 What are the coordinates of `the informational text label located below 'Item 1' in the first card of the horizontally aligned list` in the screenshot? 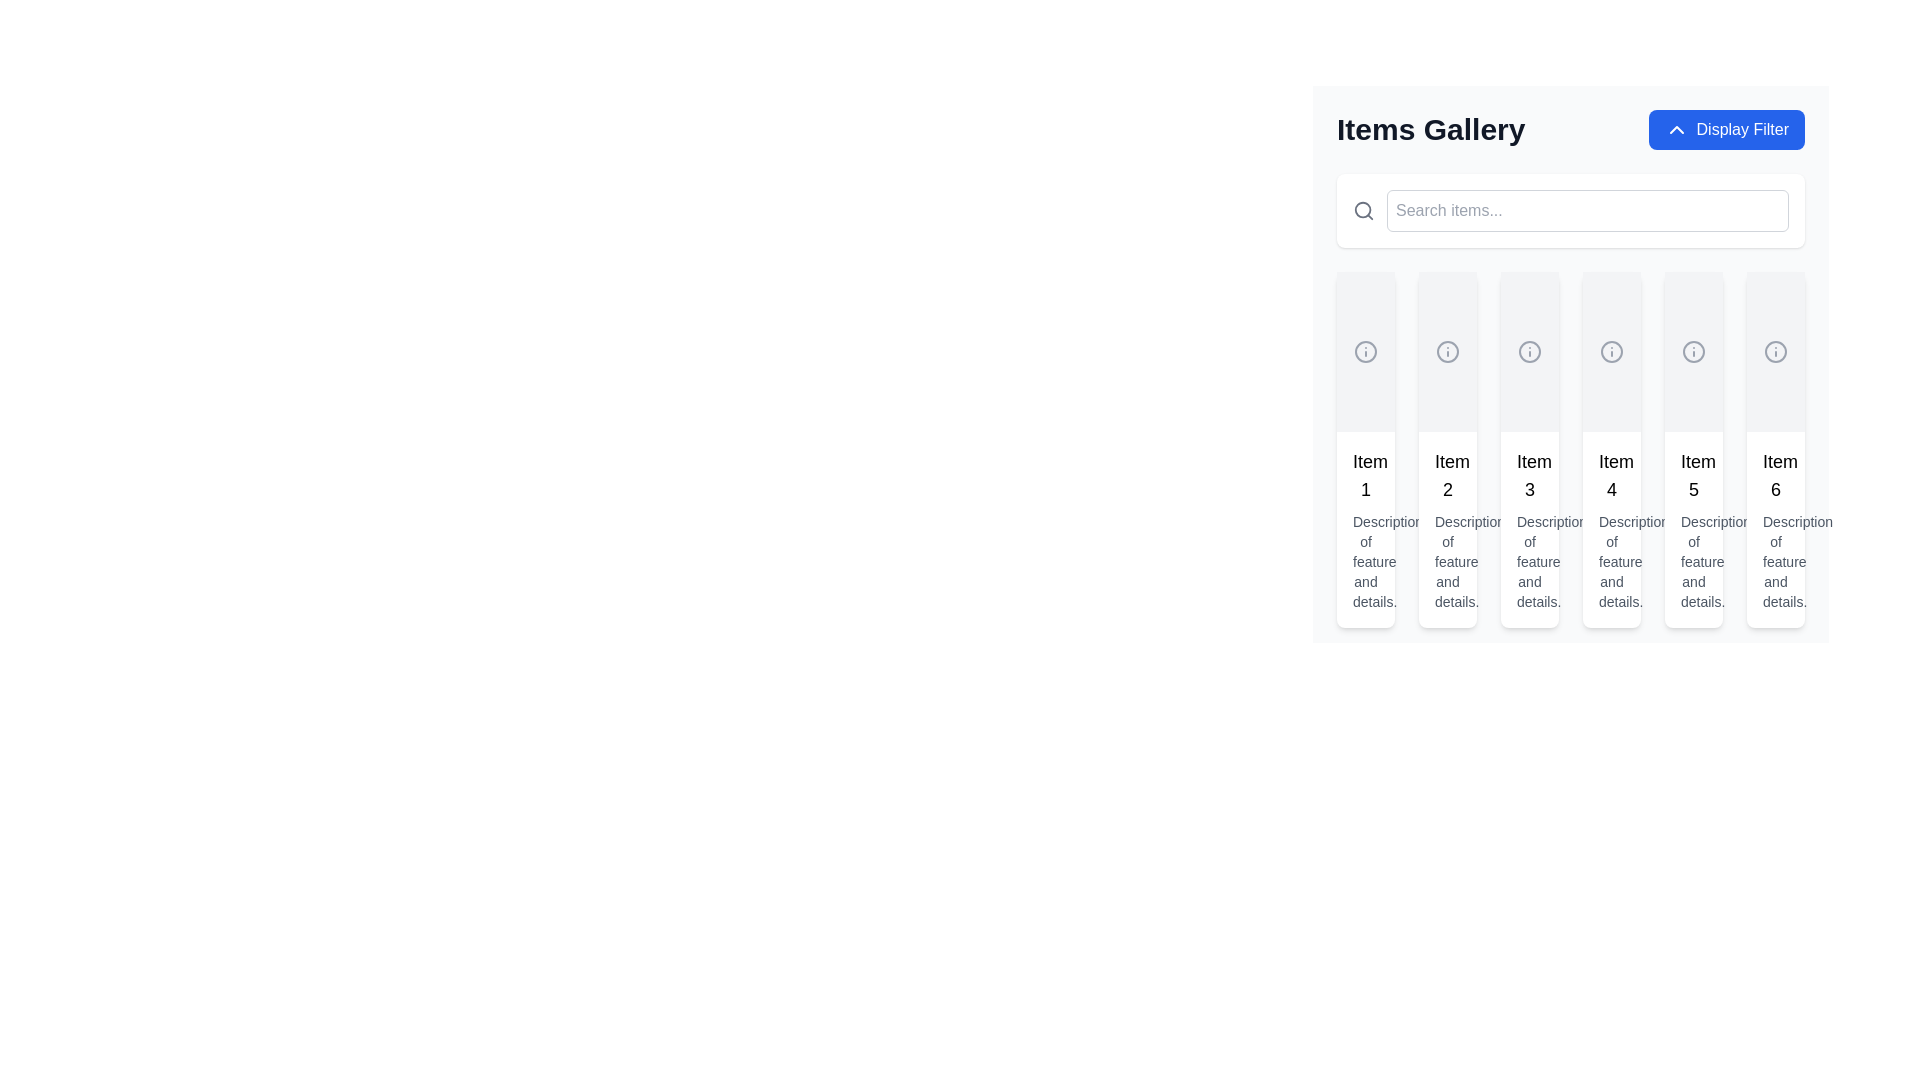 It's located at (1365, 562).